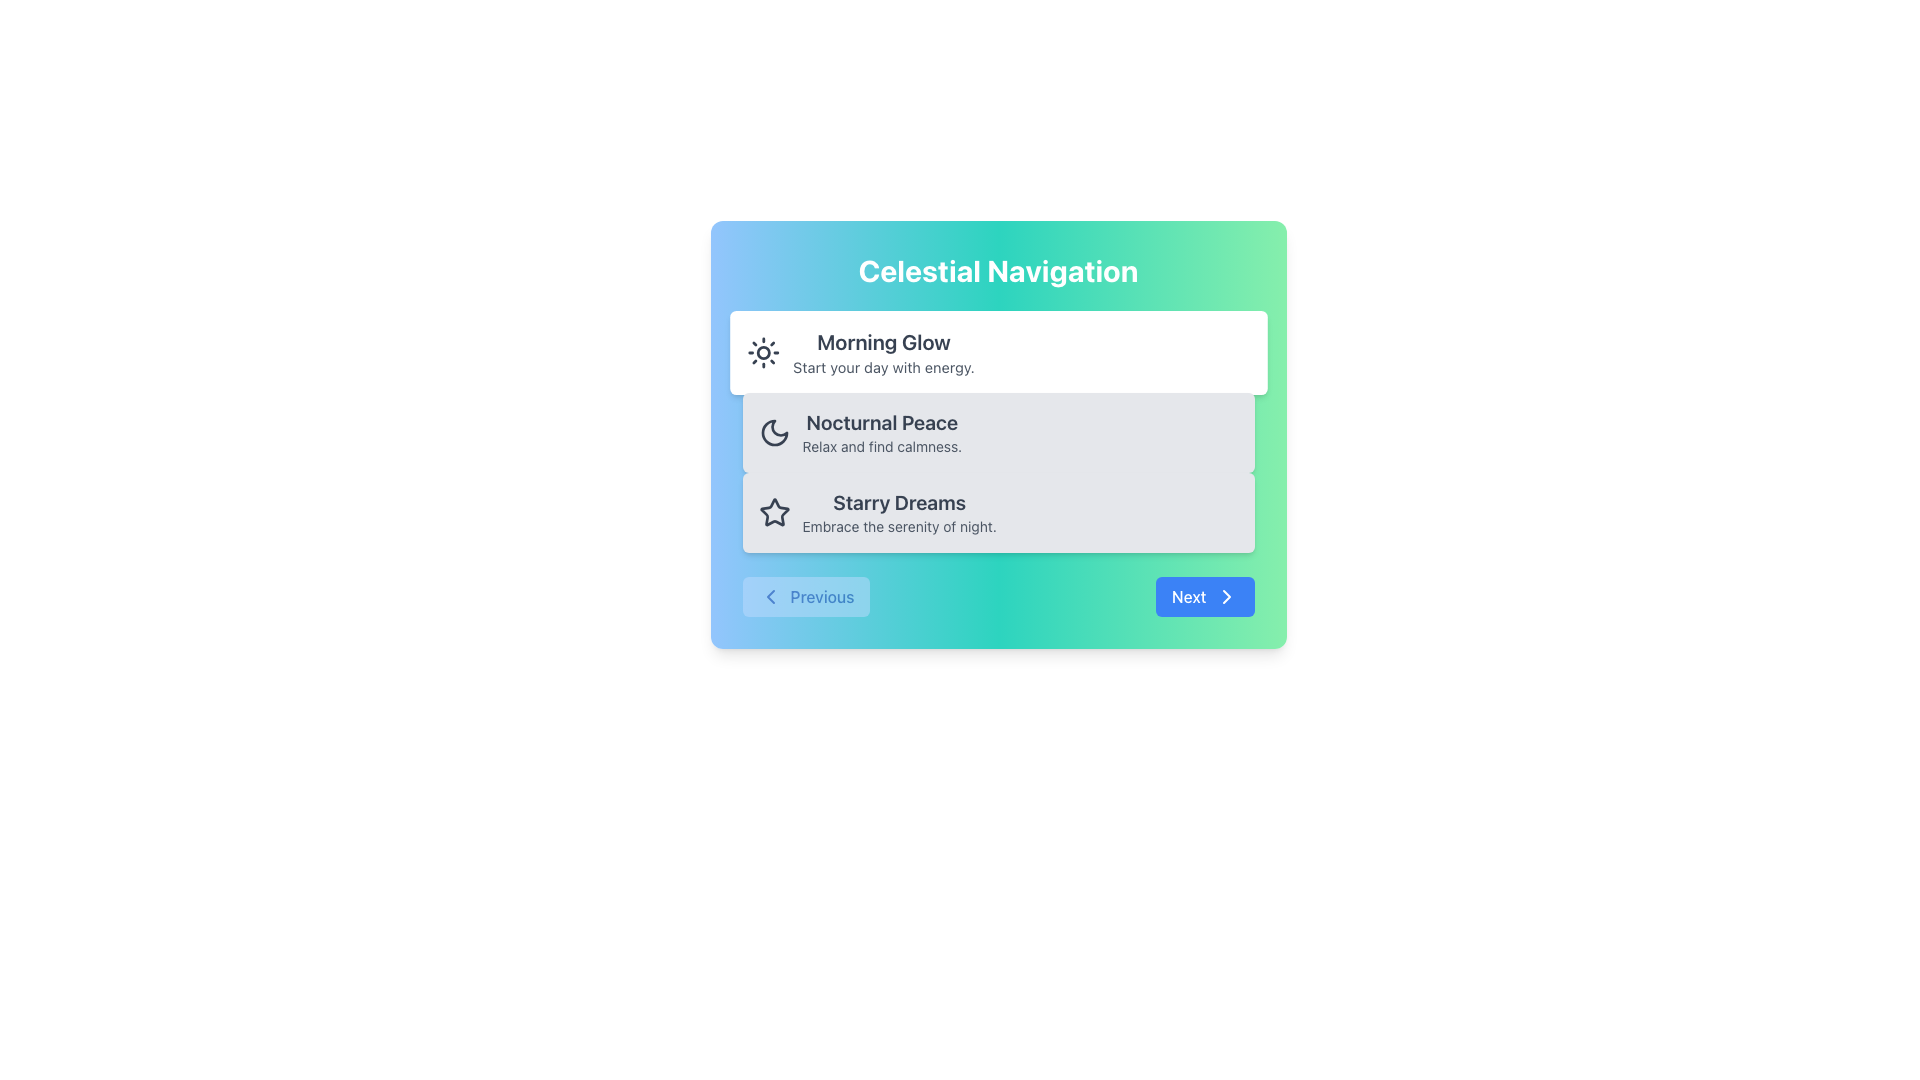 The image size is (1920, 1080). I want to click on the disabled 'Previous' button with rounded corners, blue background, and a leftward arrow icon, located at the bottom-left side of the 'Celestial Navigation' panel, so click(806, 596).